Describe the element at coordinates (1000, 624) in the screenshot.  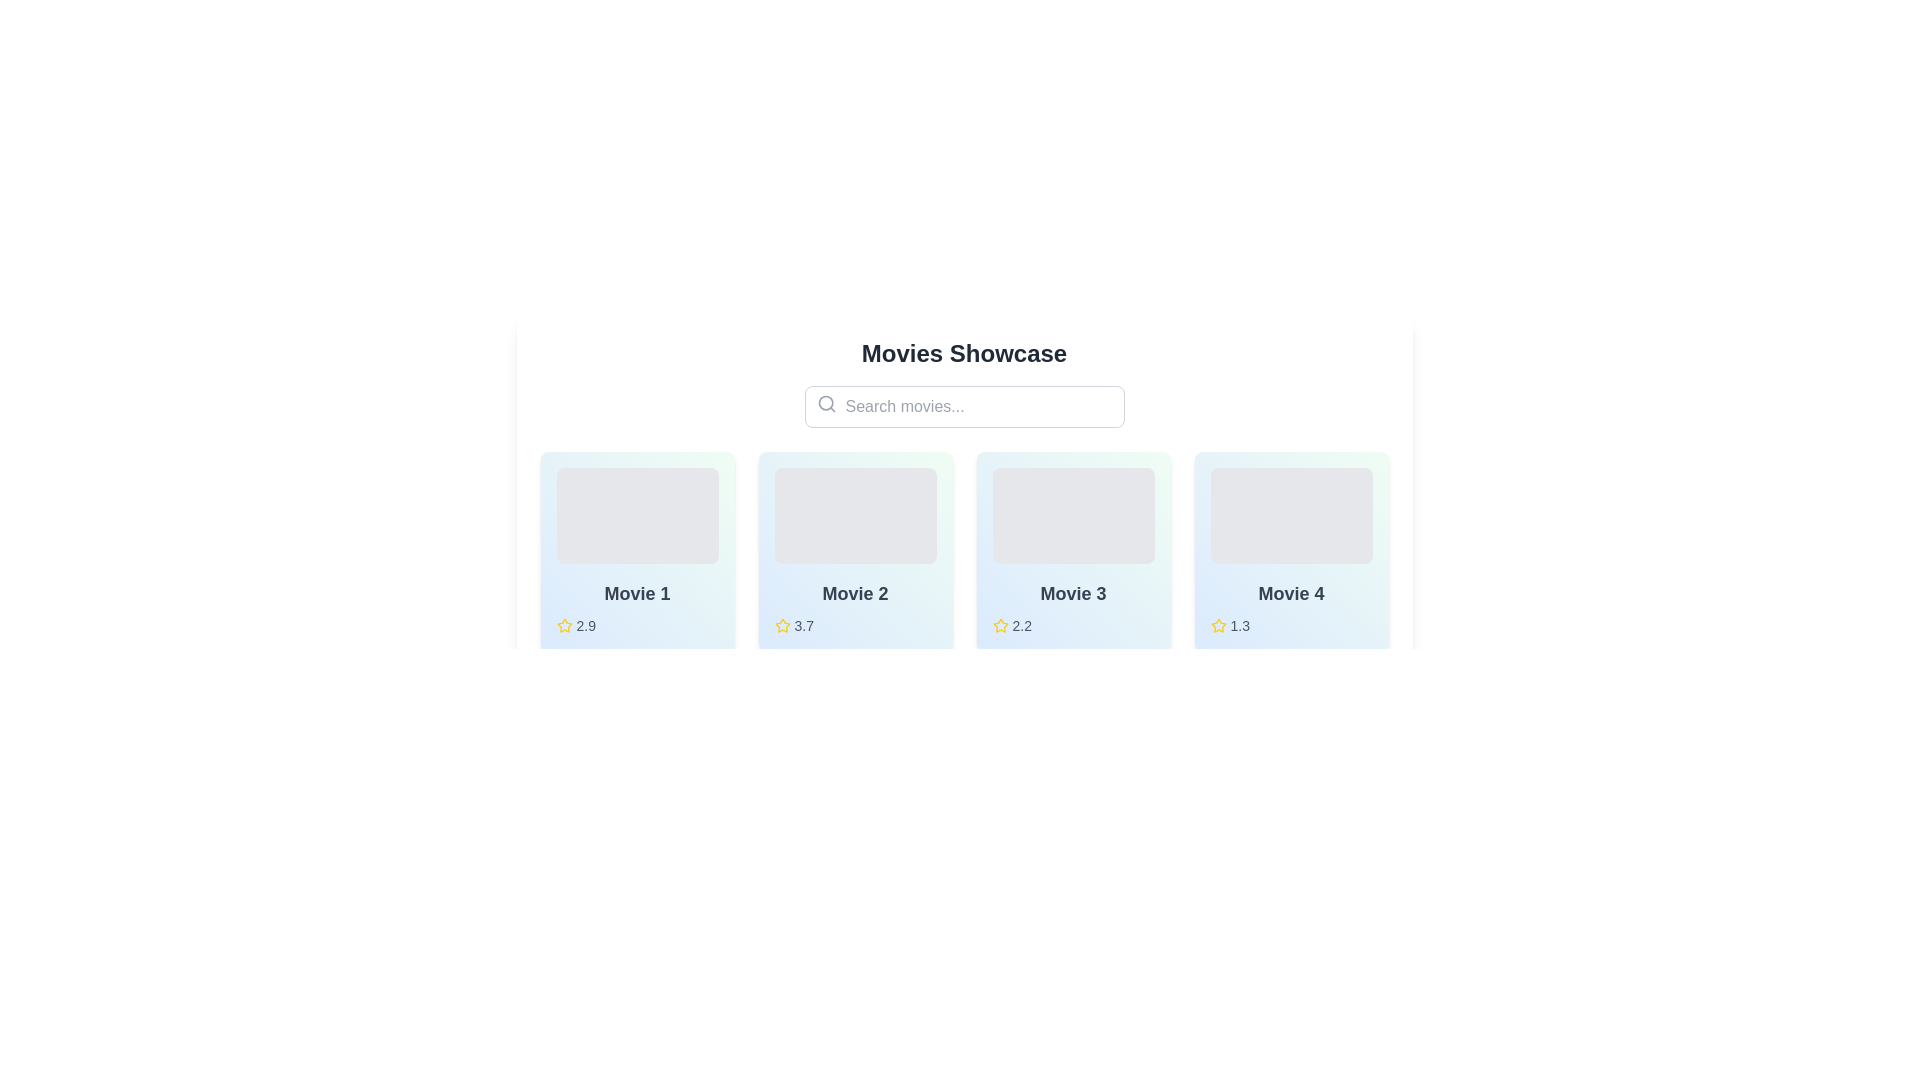
I see `the small star icon outlined with yellow, located to the left of the numerical rating '2.2' in the rating section of the 'Movie 3' card` at that location.